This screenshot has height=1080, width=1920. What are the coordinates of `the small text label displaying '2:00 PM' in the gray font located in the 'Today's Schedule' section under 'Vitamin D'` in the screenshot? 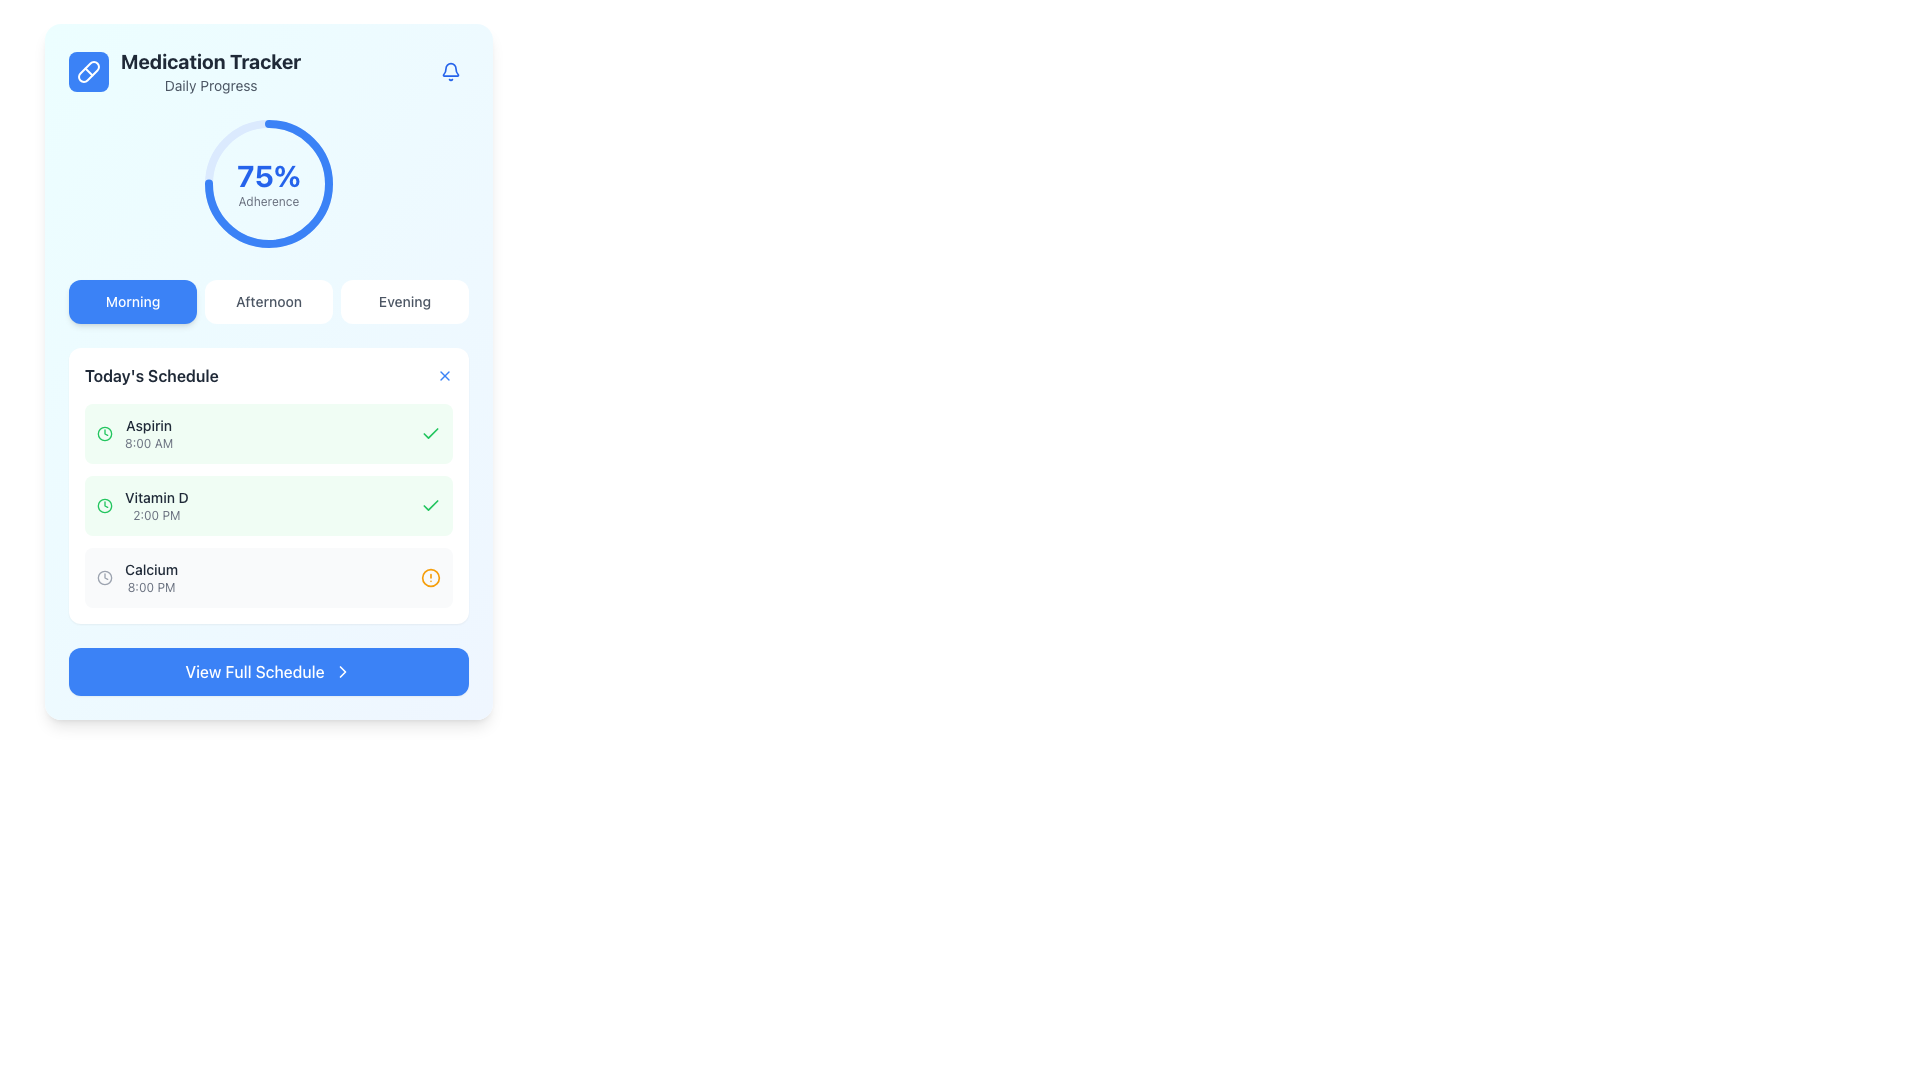 It's located at (155, 515).